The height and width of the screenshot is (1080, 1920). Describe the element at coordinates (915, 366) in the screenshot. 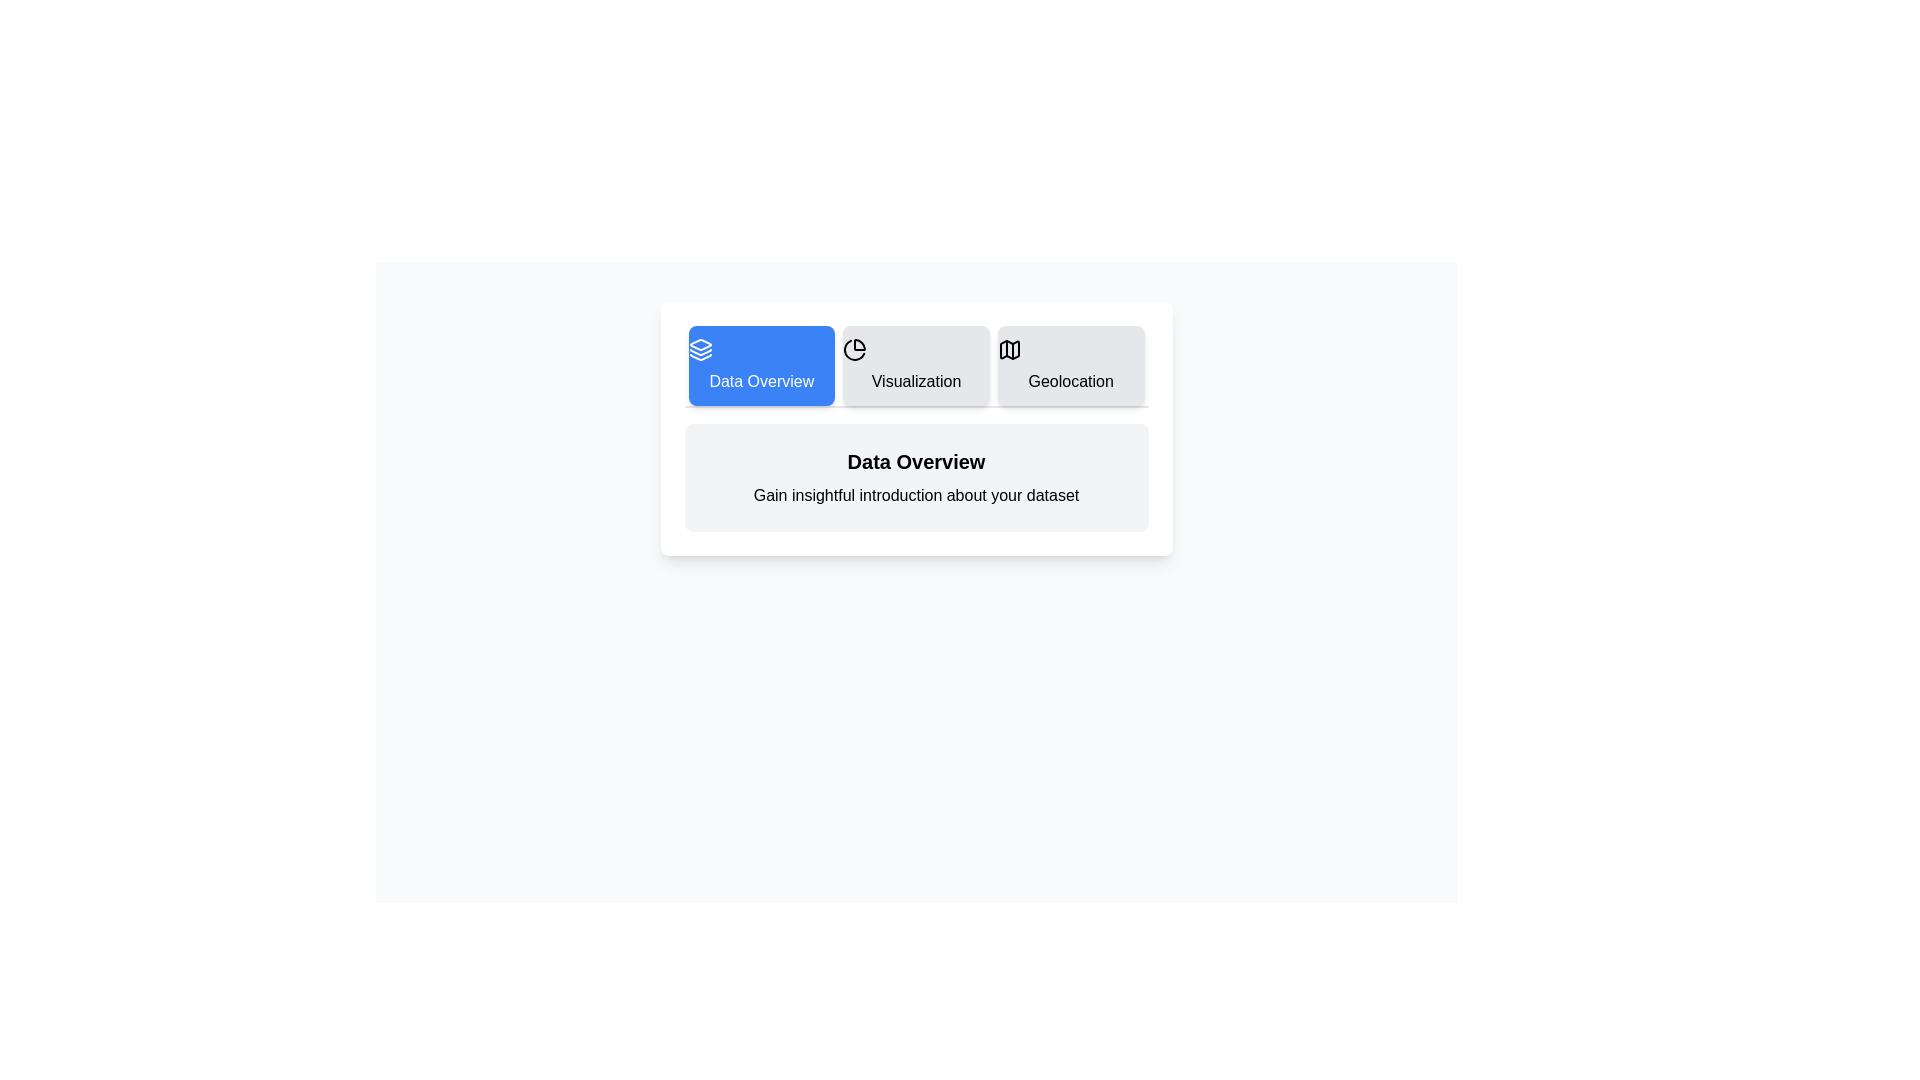

I see `the tab corresponding to Visualization` at that location.